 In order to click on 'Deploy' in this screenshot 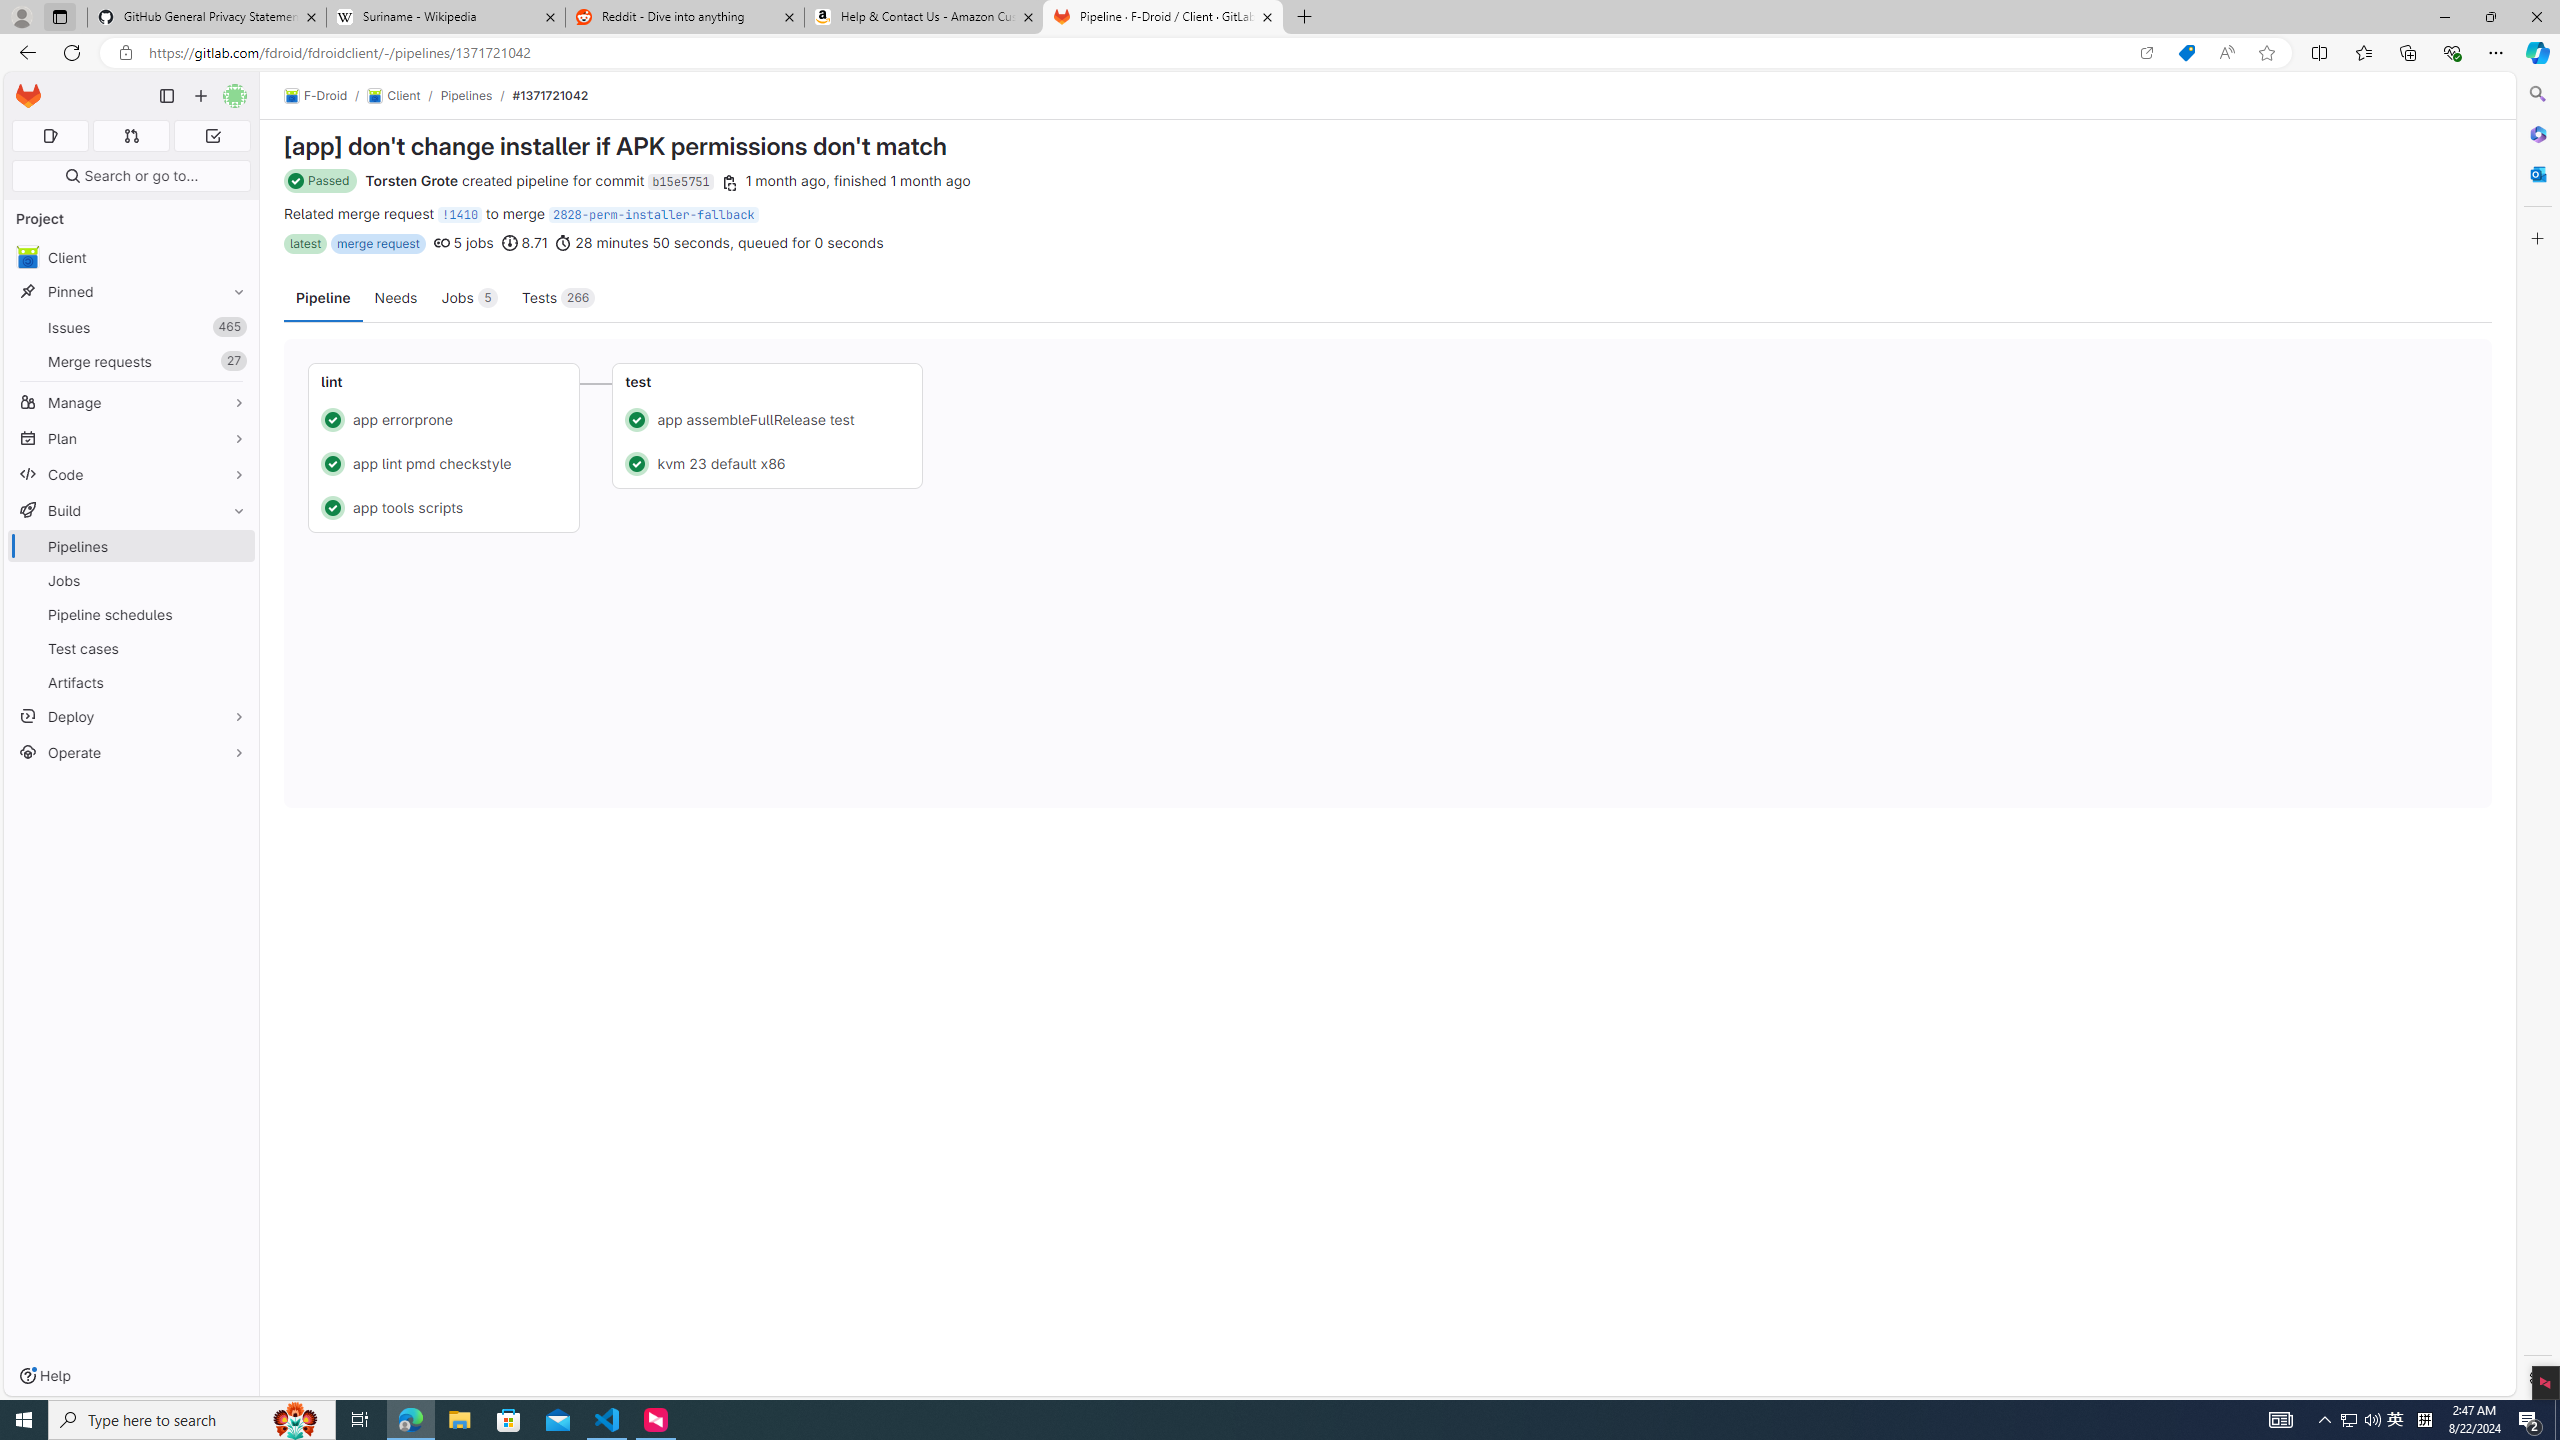, I will do `click(130, 716)`.